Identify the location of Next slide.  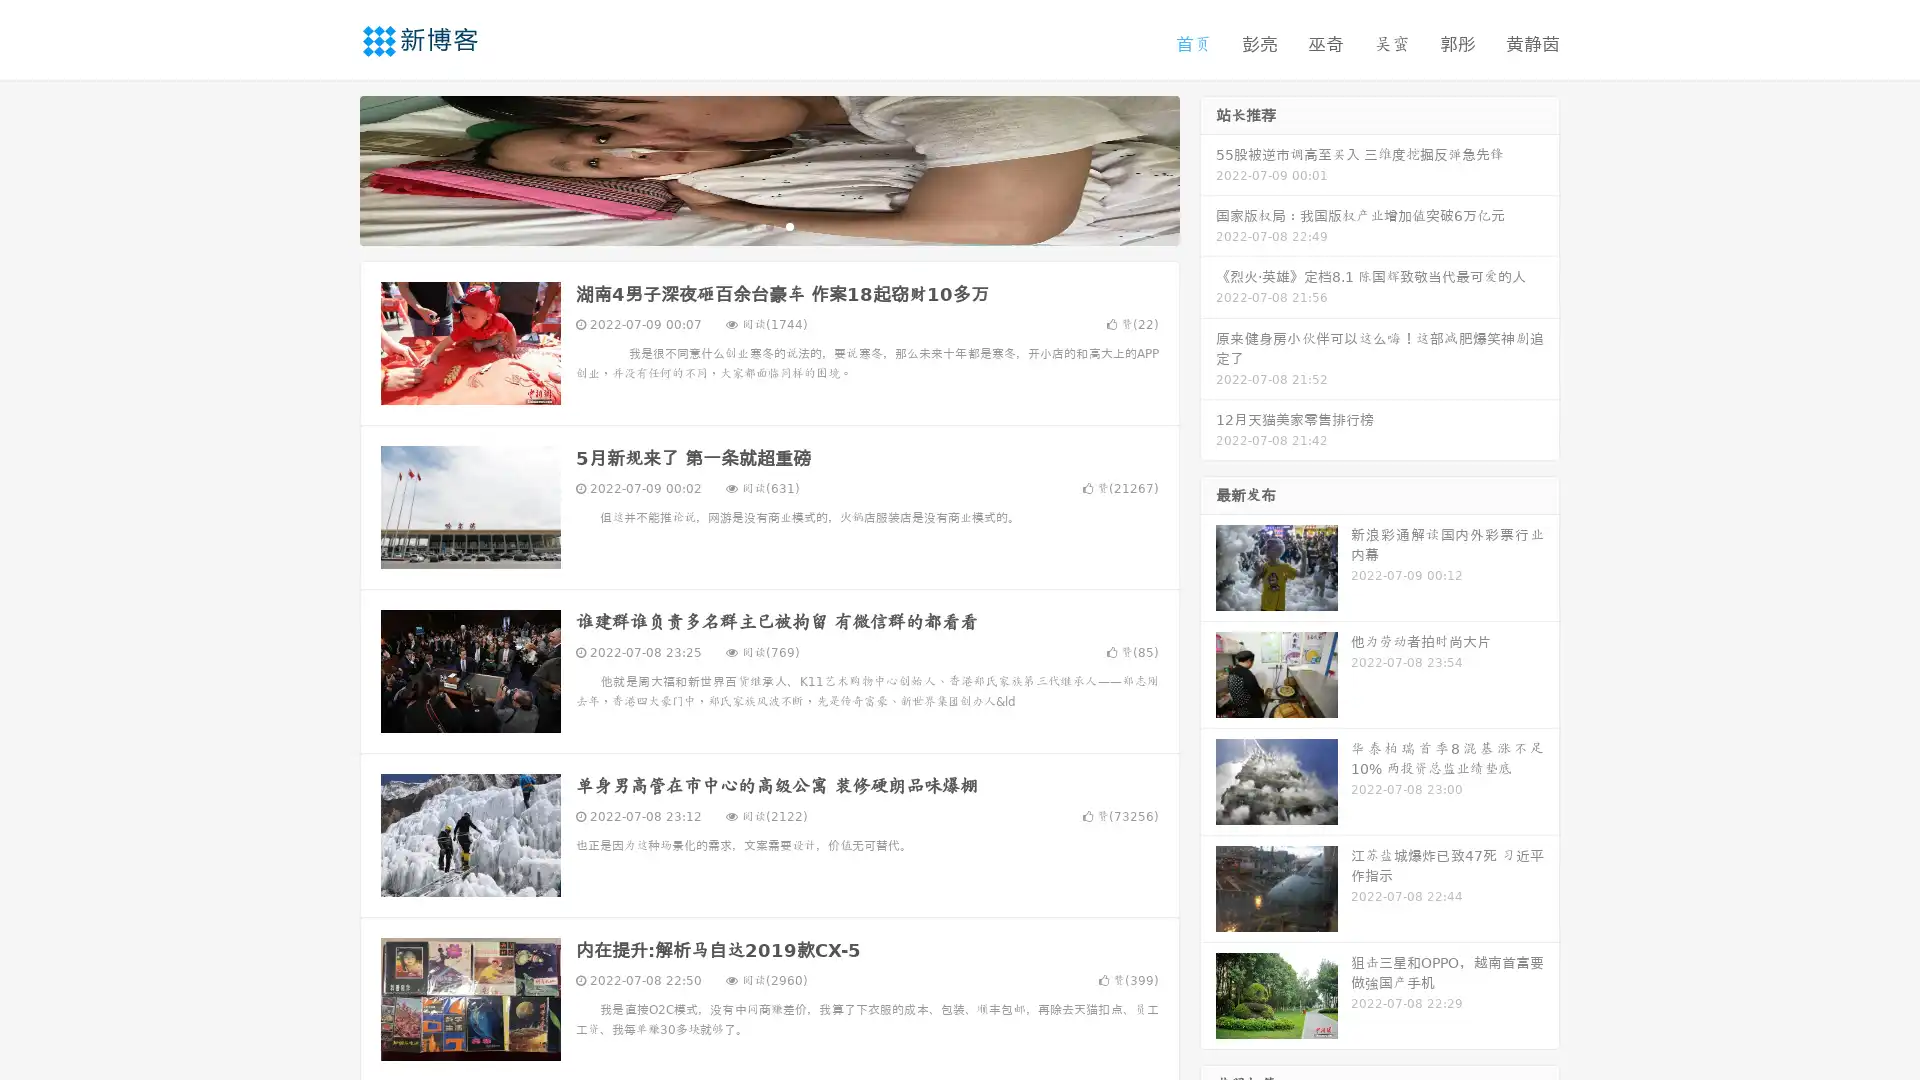
(1208, 168).